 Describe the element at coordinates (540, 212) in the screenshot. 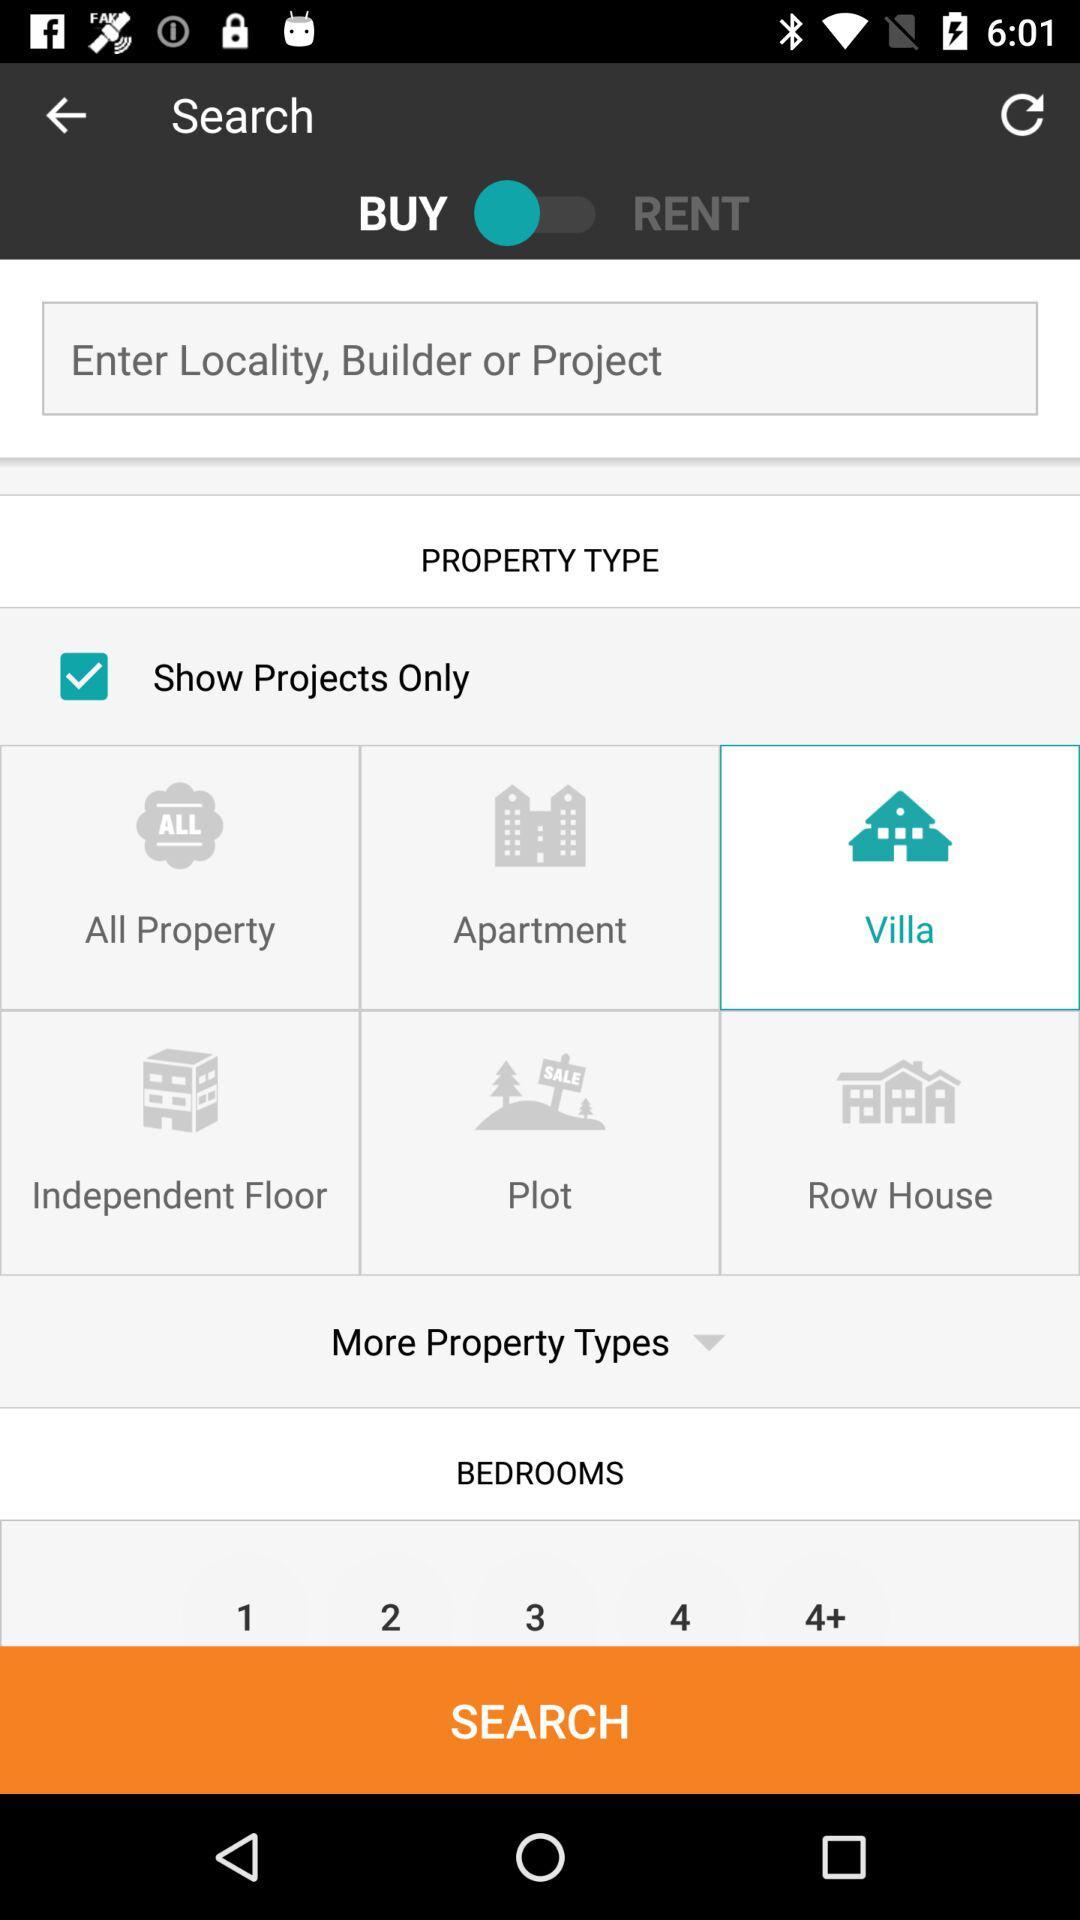

I see `between properties to rent or to buy` at that location.